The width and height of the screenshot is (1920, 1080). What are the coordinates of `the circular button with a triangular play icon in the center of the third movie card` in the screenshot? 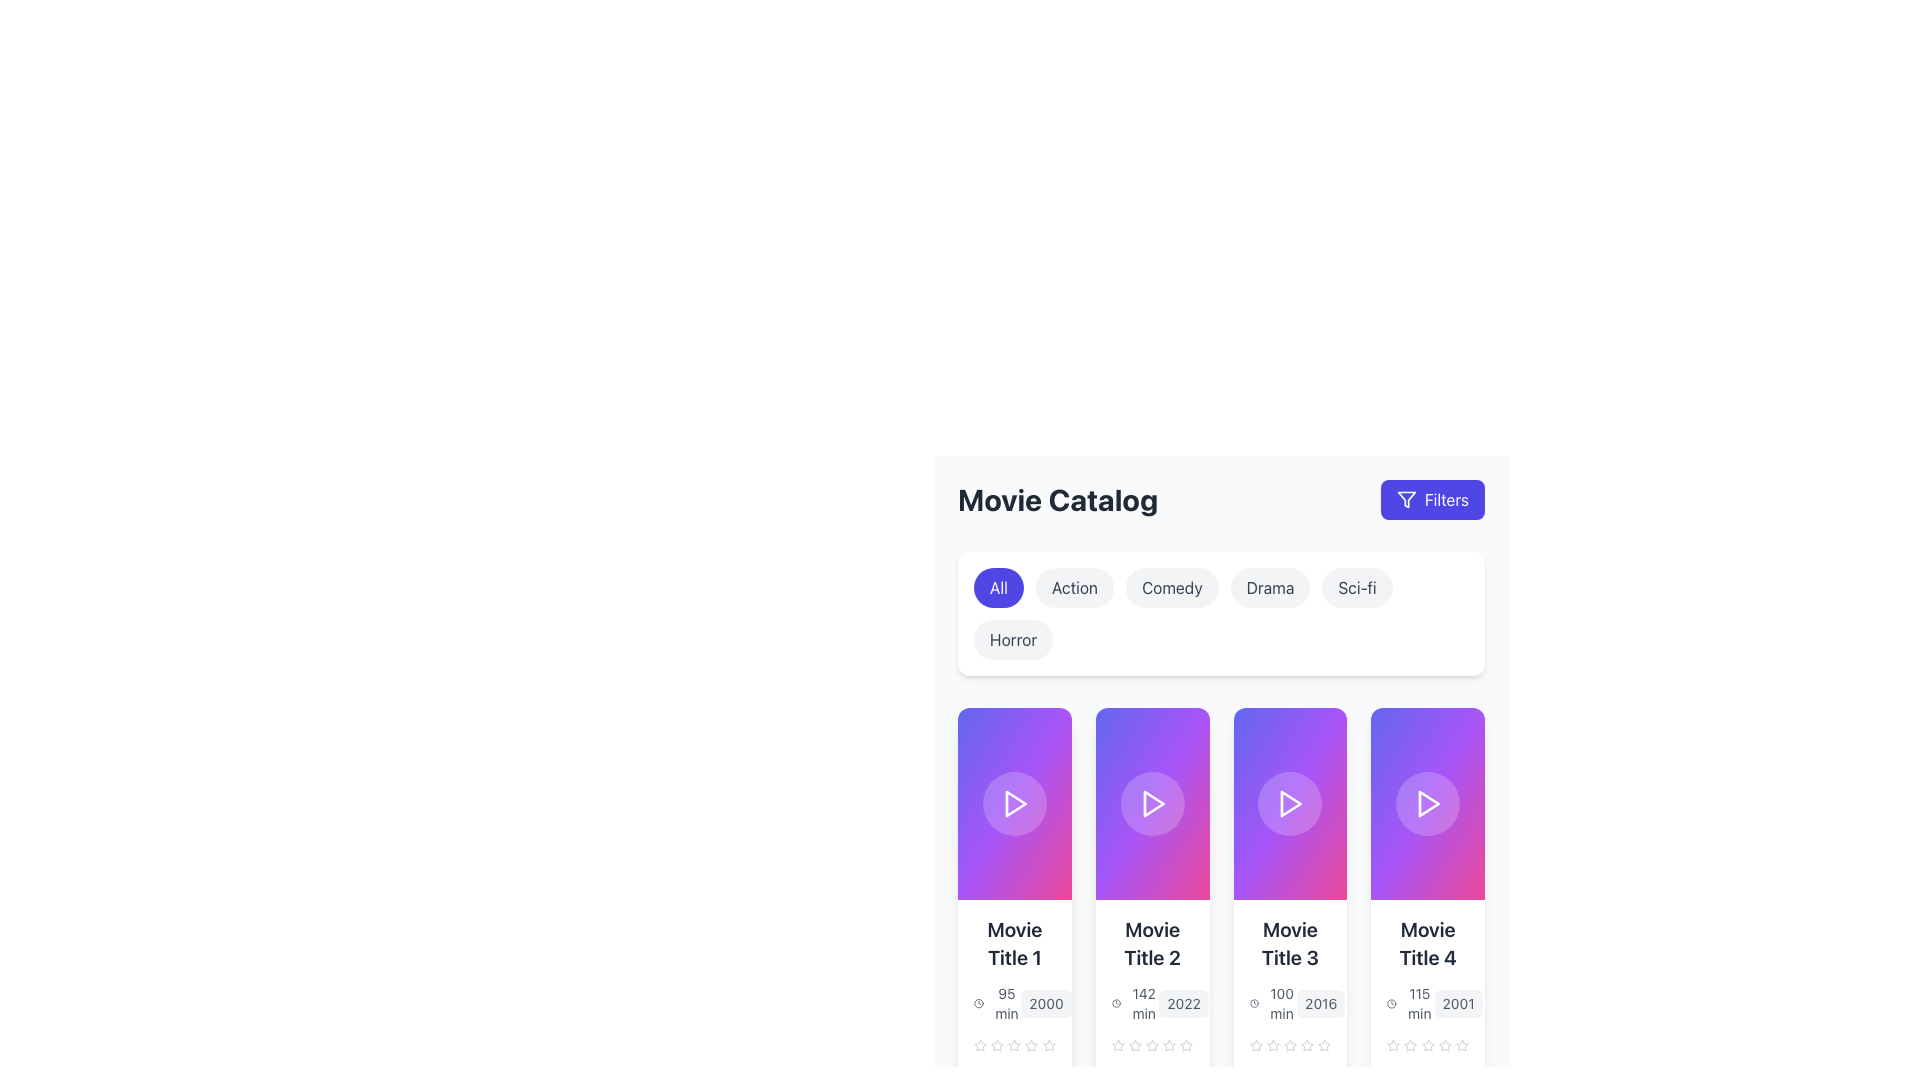 It's located at (1290, 802).